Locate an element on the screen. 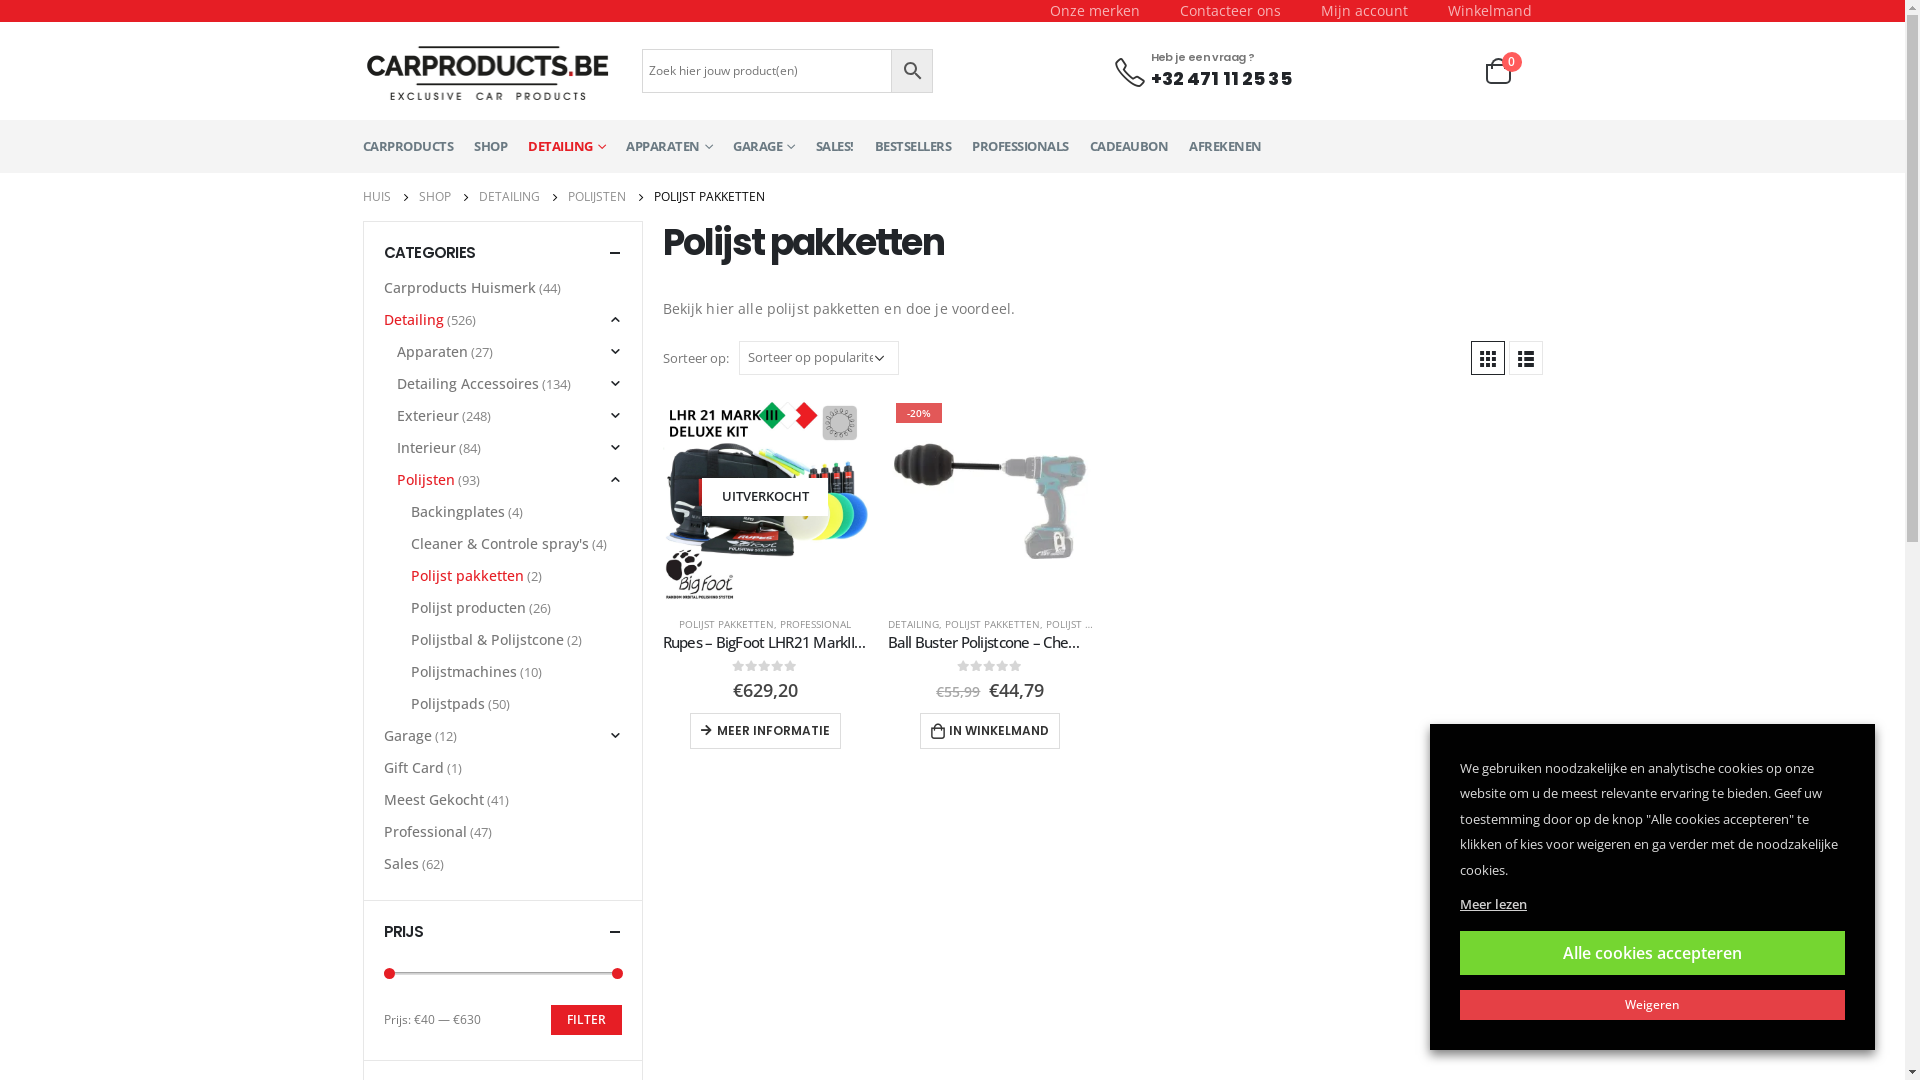  'AFREKENEN' is located at coordinates (1189, 145).